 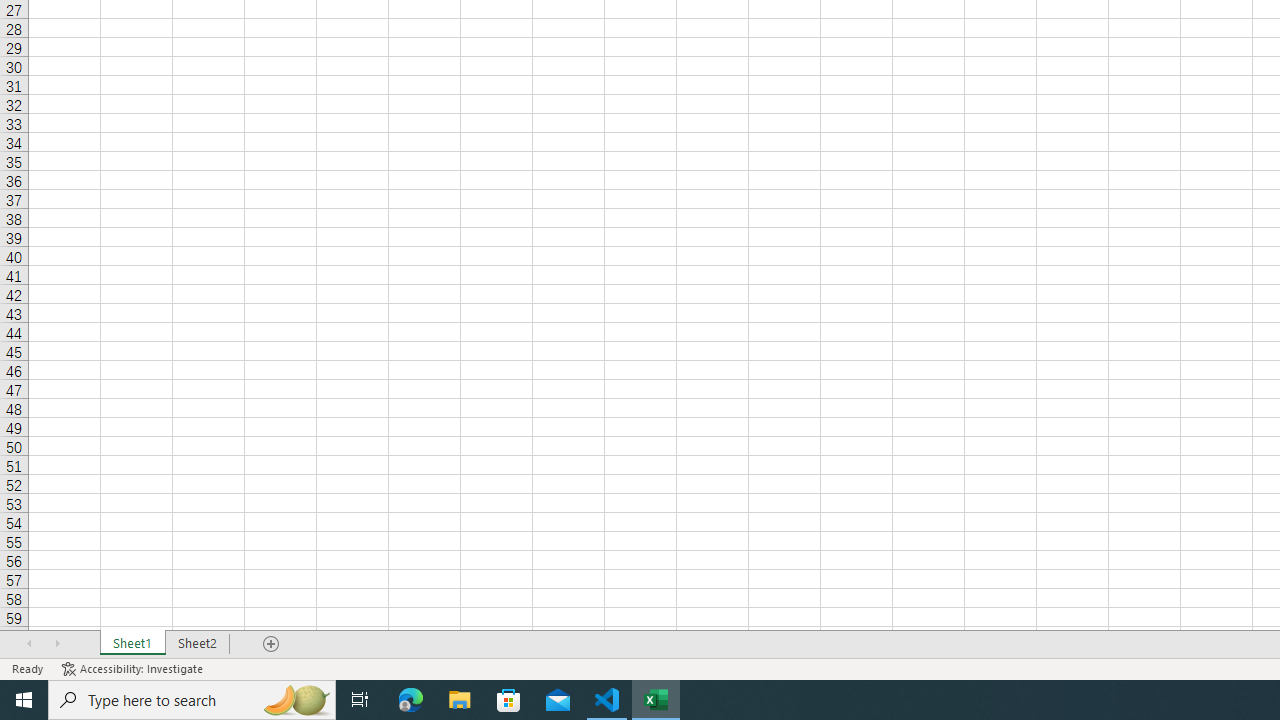 What do you see at coordinates (133, 669) in the screenshot?
I see `'Accessibility Checker Accessibility: Investigate'` at bounding box center [133, 669].